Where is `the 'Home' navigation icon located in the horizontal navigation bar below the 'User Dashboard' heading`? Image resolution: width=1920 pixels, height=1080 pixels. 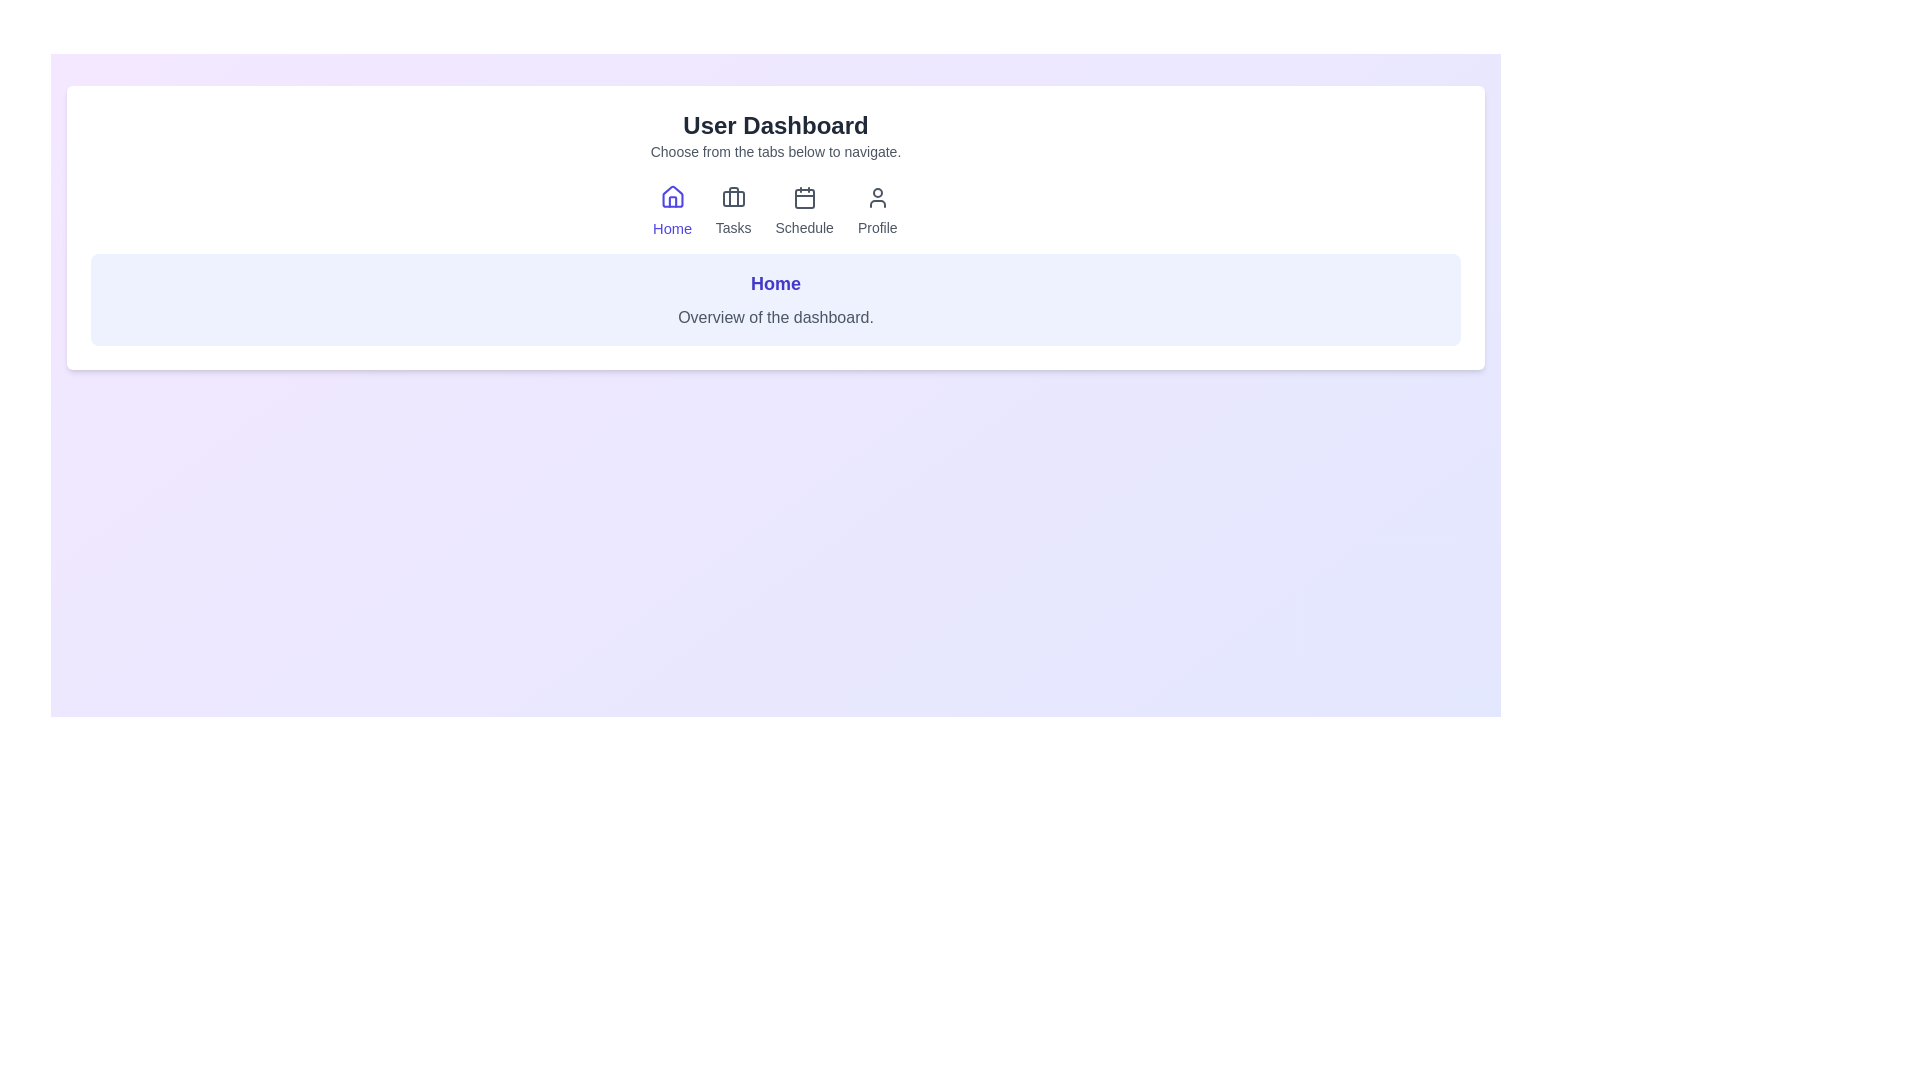
the 'Home' navigation icon located in the horizontal navigation bar below the 'User Dashboard' heading is located at coordinates (672, 197).